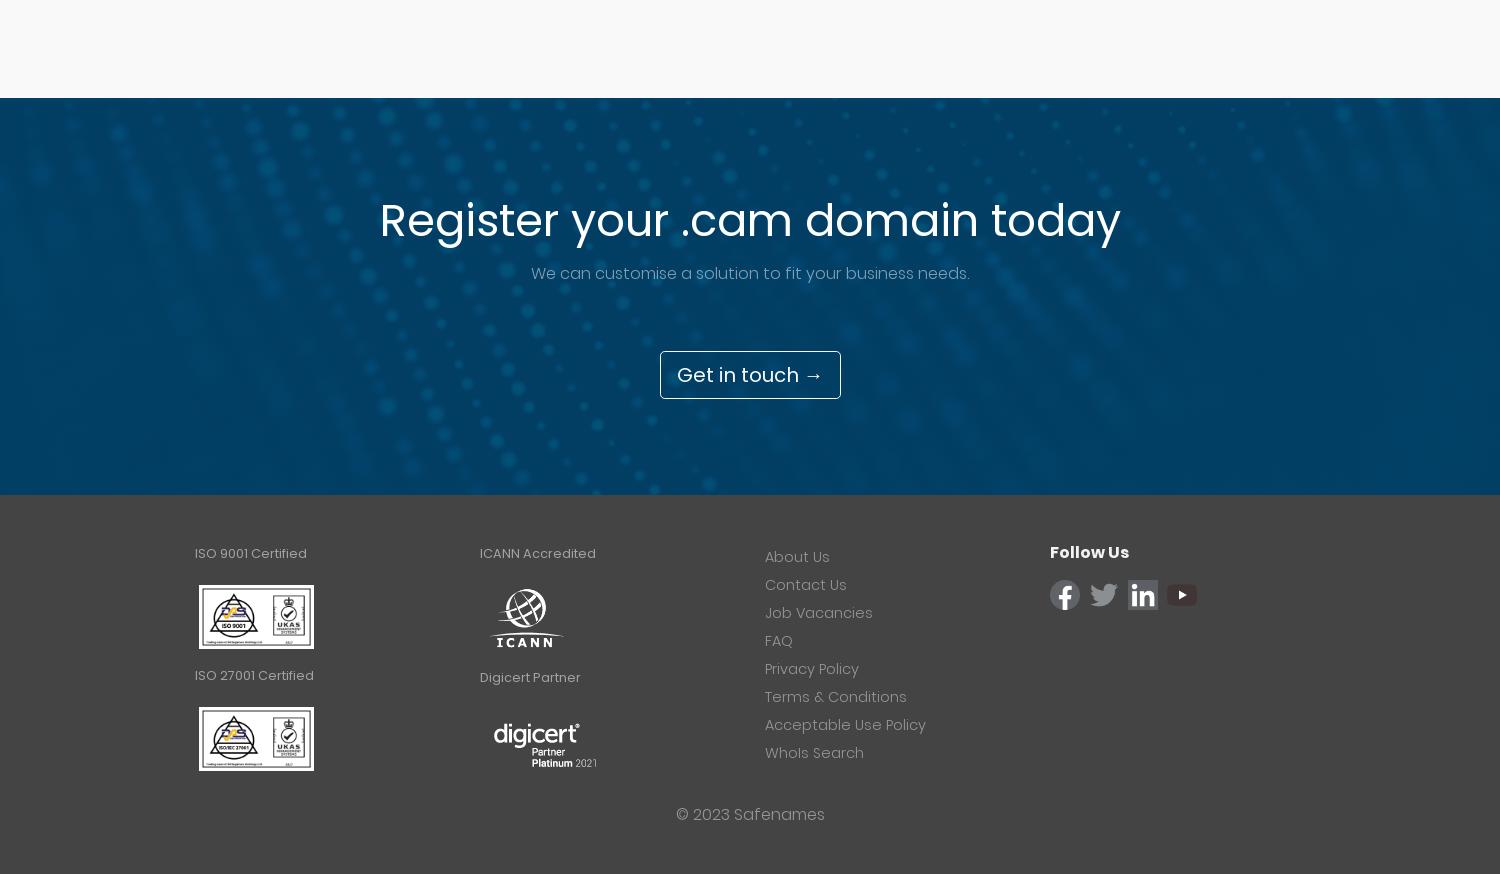 This screenshot has width=1500, height=874. I want to click on 'ISO 9001 Certified', so click(250, 553).